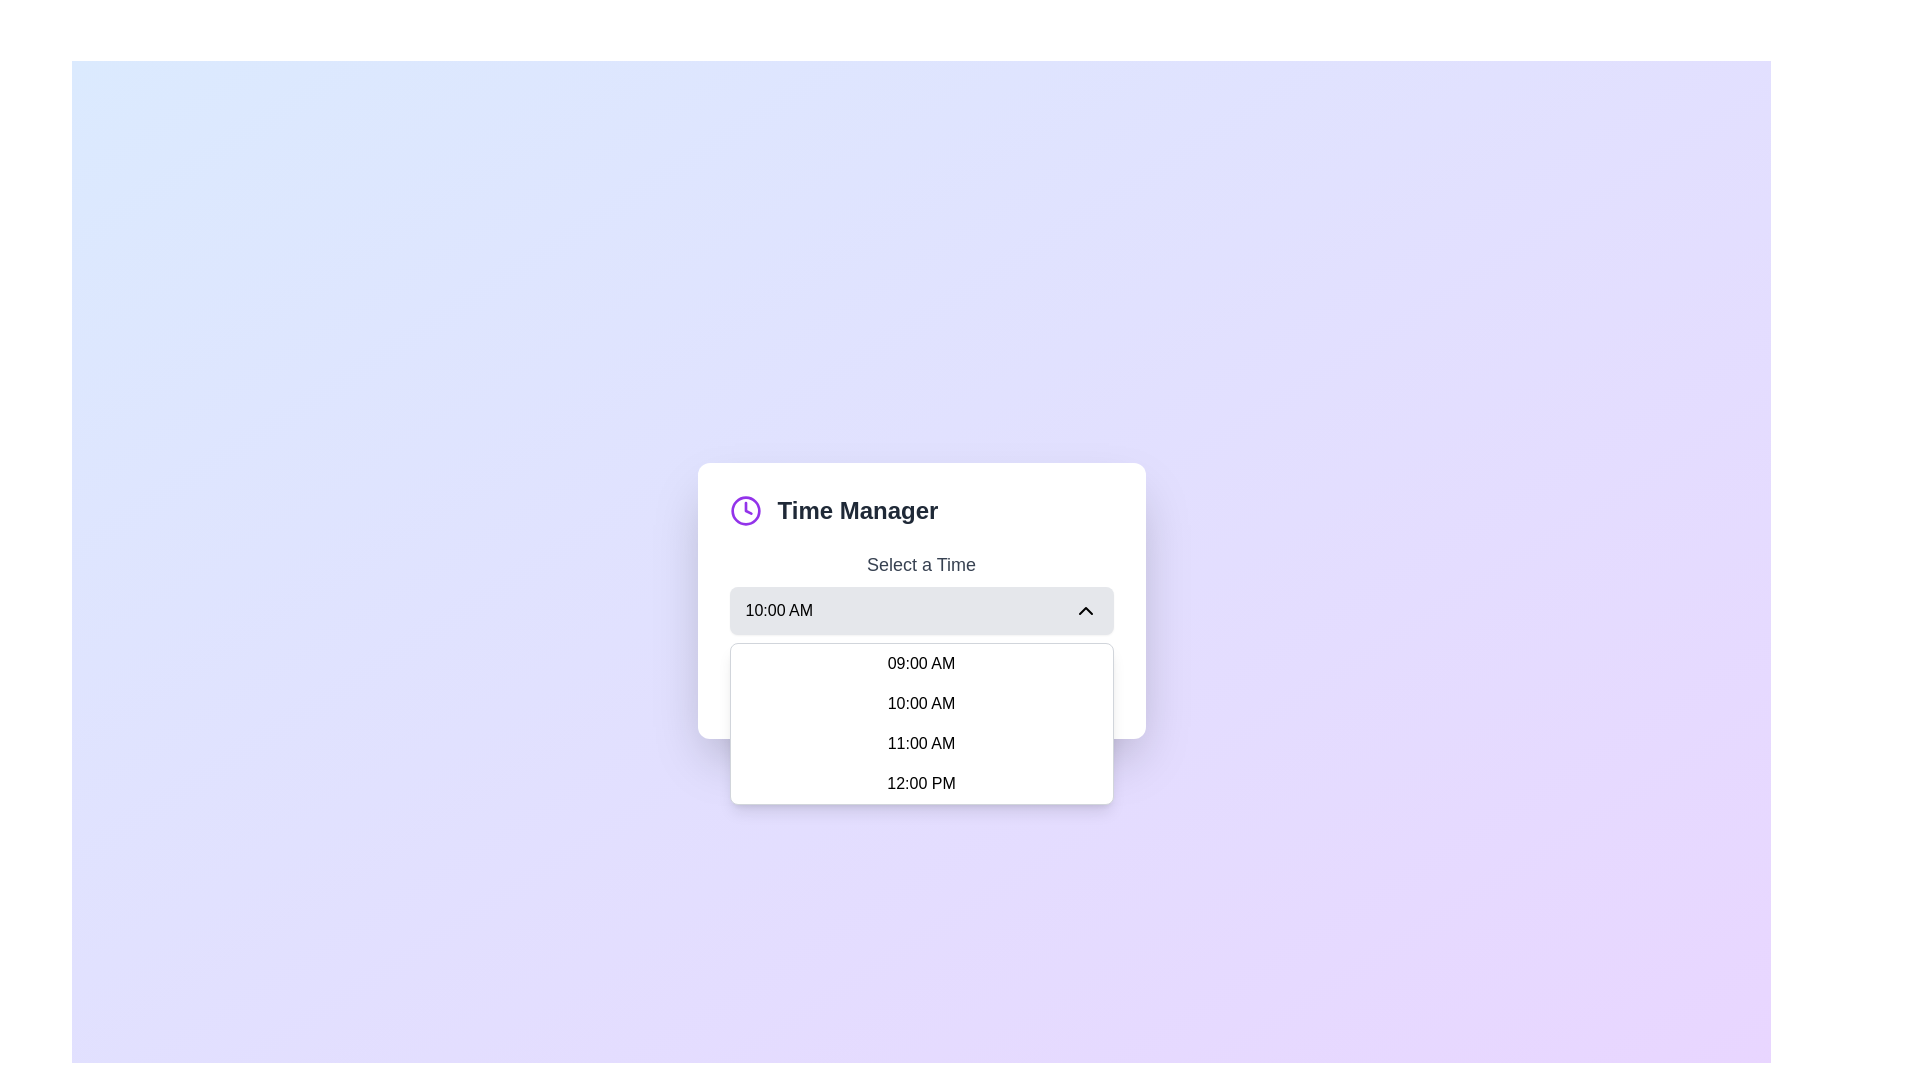  I want to click on the second option in the dropdown menu, so click(920, 703).